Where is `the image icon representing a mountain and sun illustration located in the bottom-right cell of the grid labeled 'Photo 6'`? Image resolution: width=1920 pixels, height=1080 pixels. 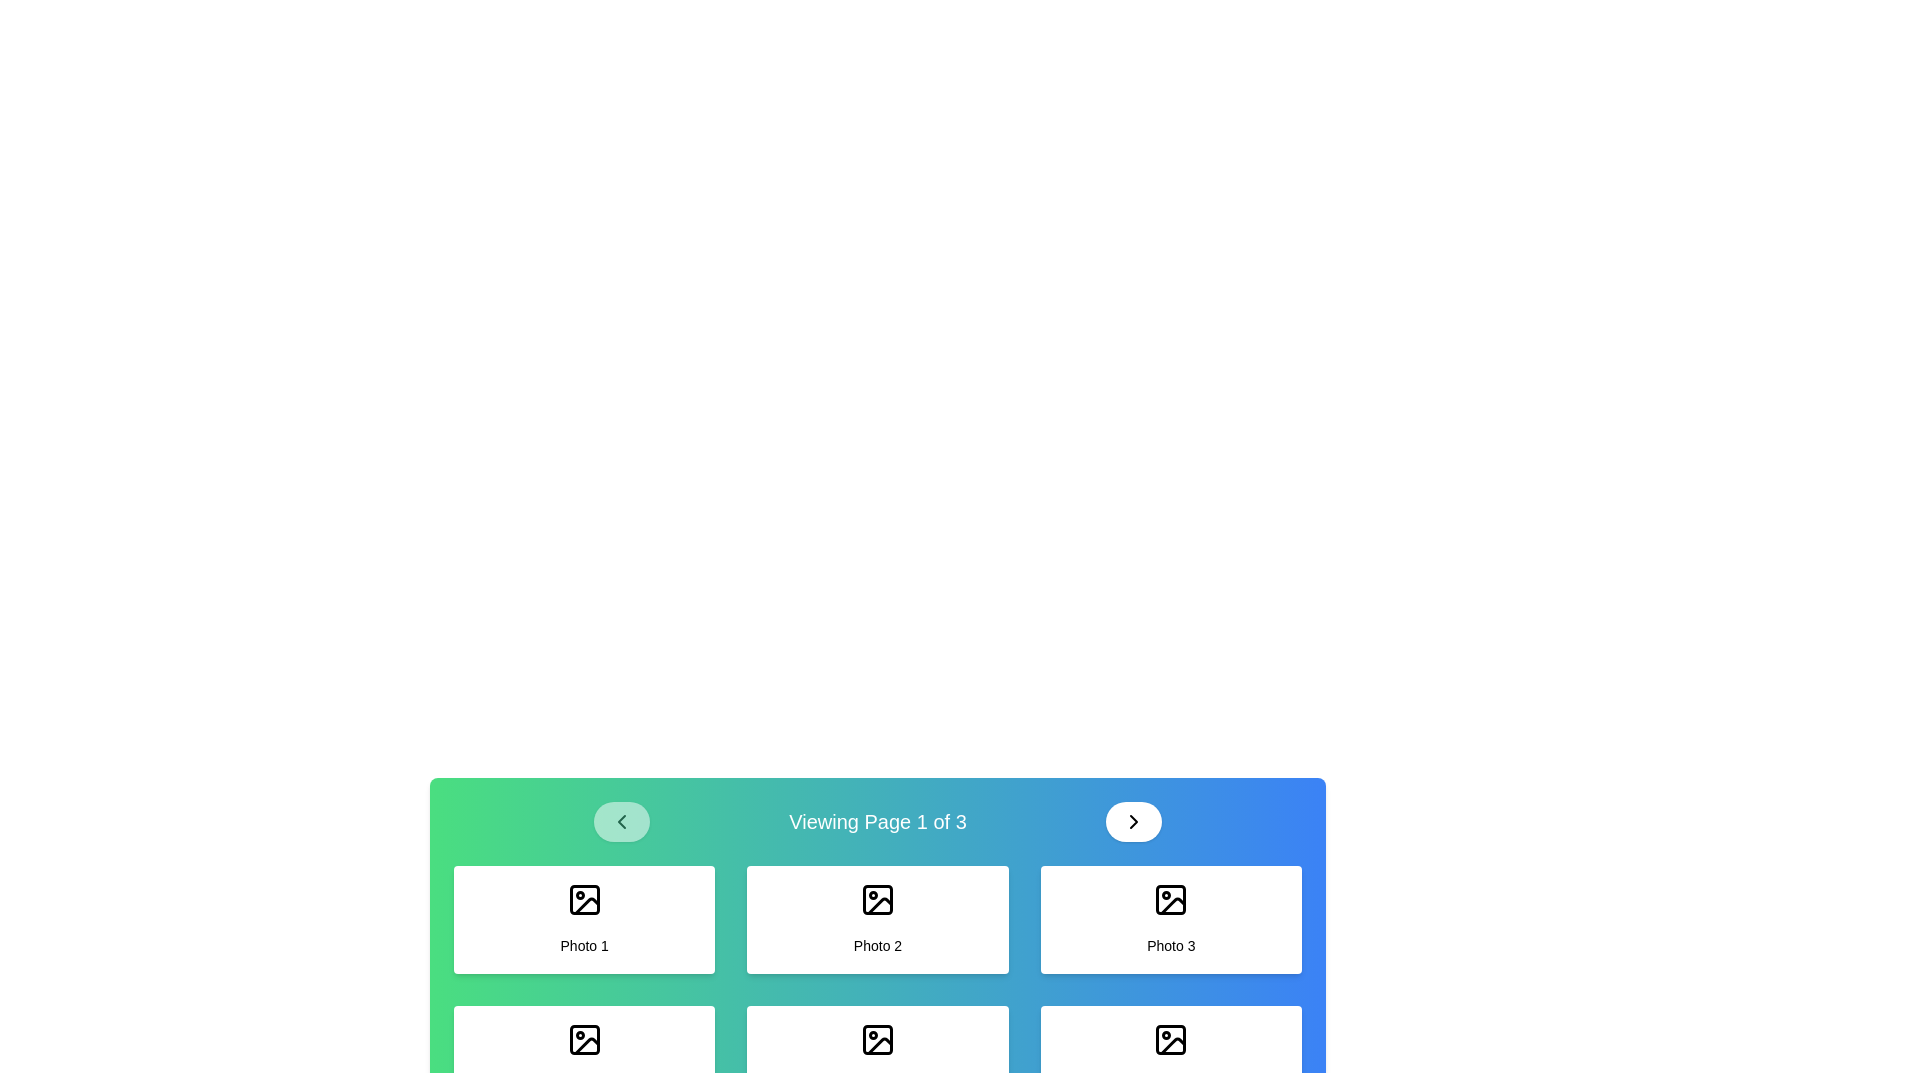 the image icon representing a mountain and sun illustration located in the bottom-right cell of the grid labeled 'Photo 6' is located at coordinates (1171, 1039).